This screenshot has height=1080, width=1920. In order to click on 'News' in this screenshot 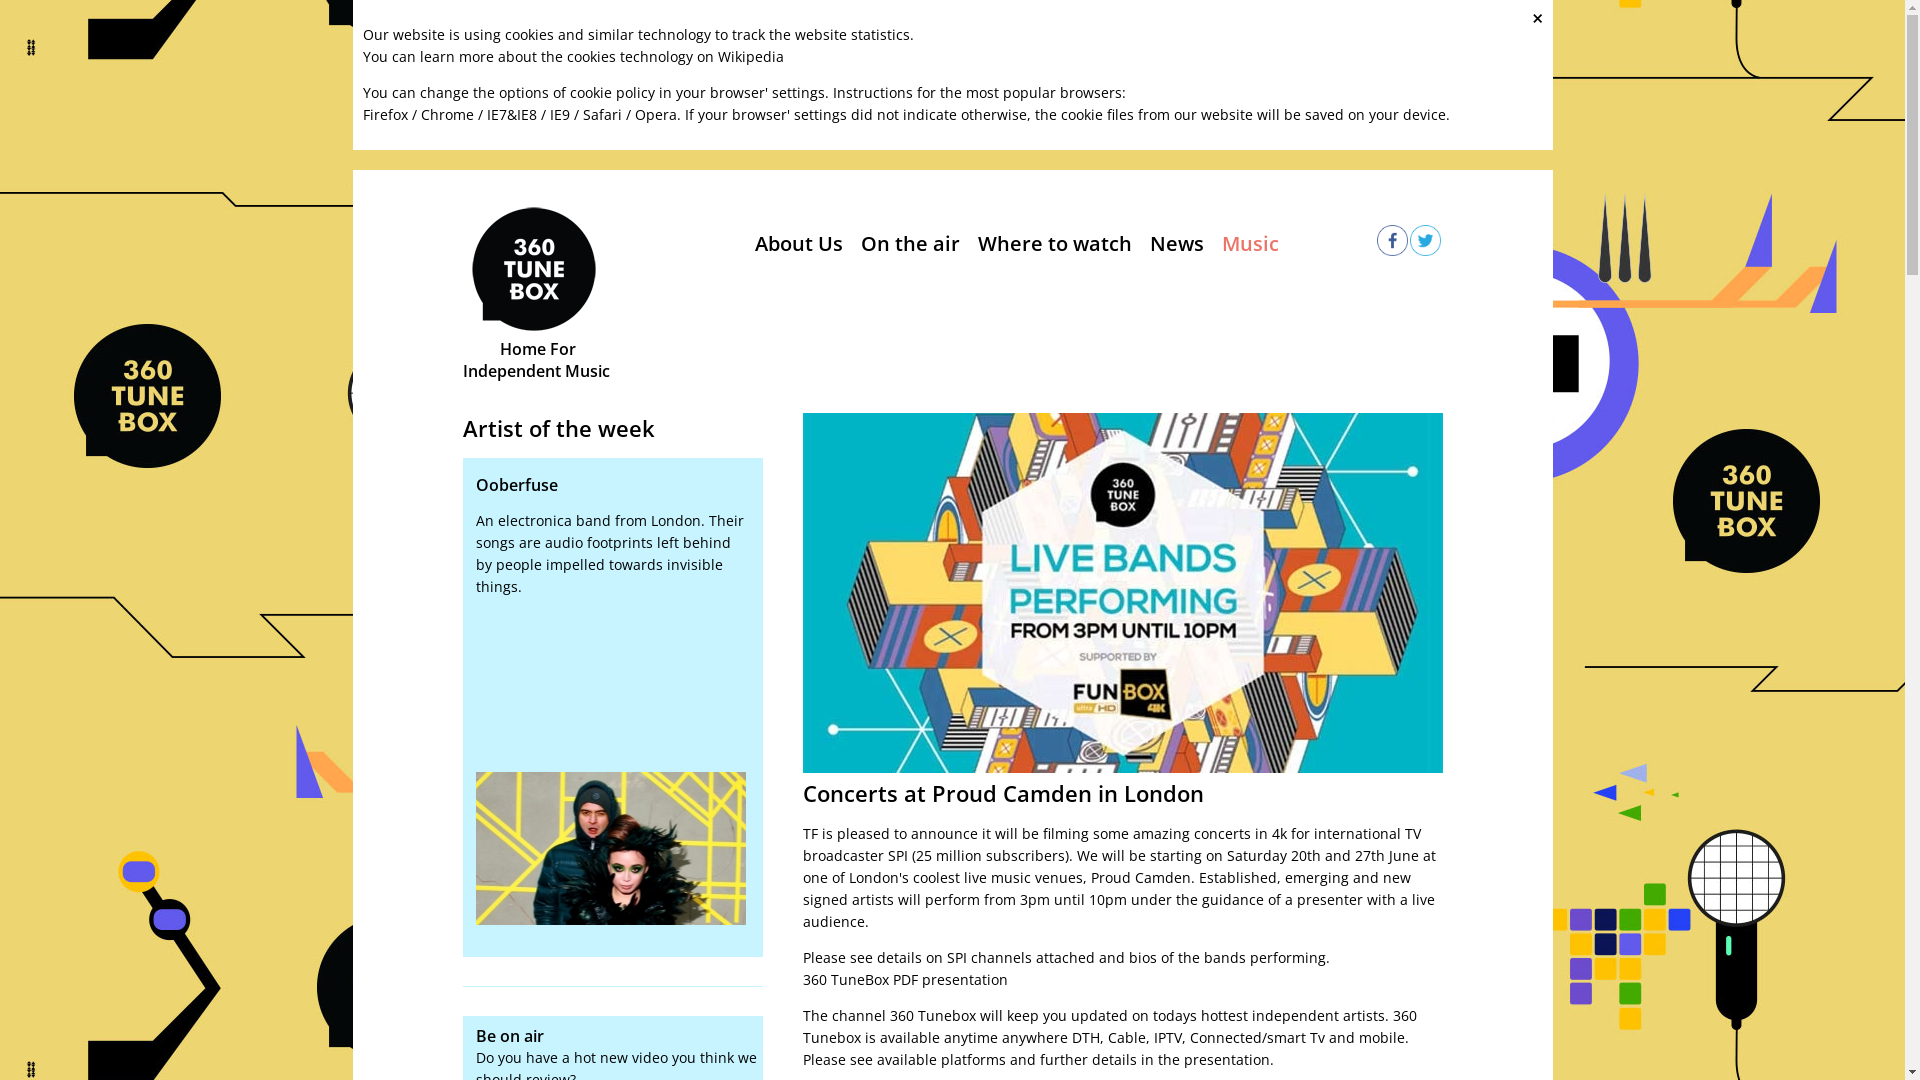, I will do `click(1176, 242)`.